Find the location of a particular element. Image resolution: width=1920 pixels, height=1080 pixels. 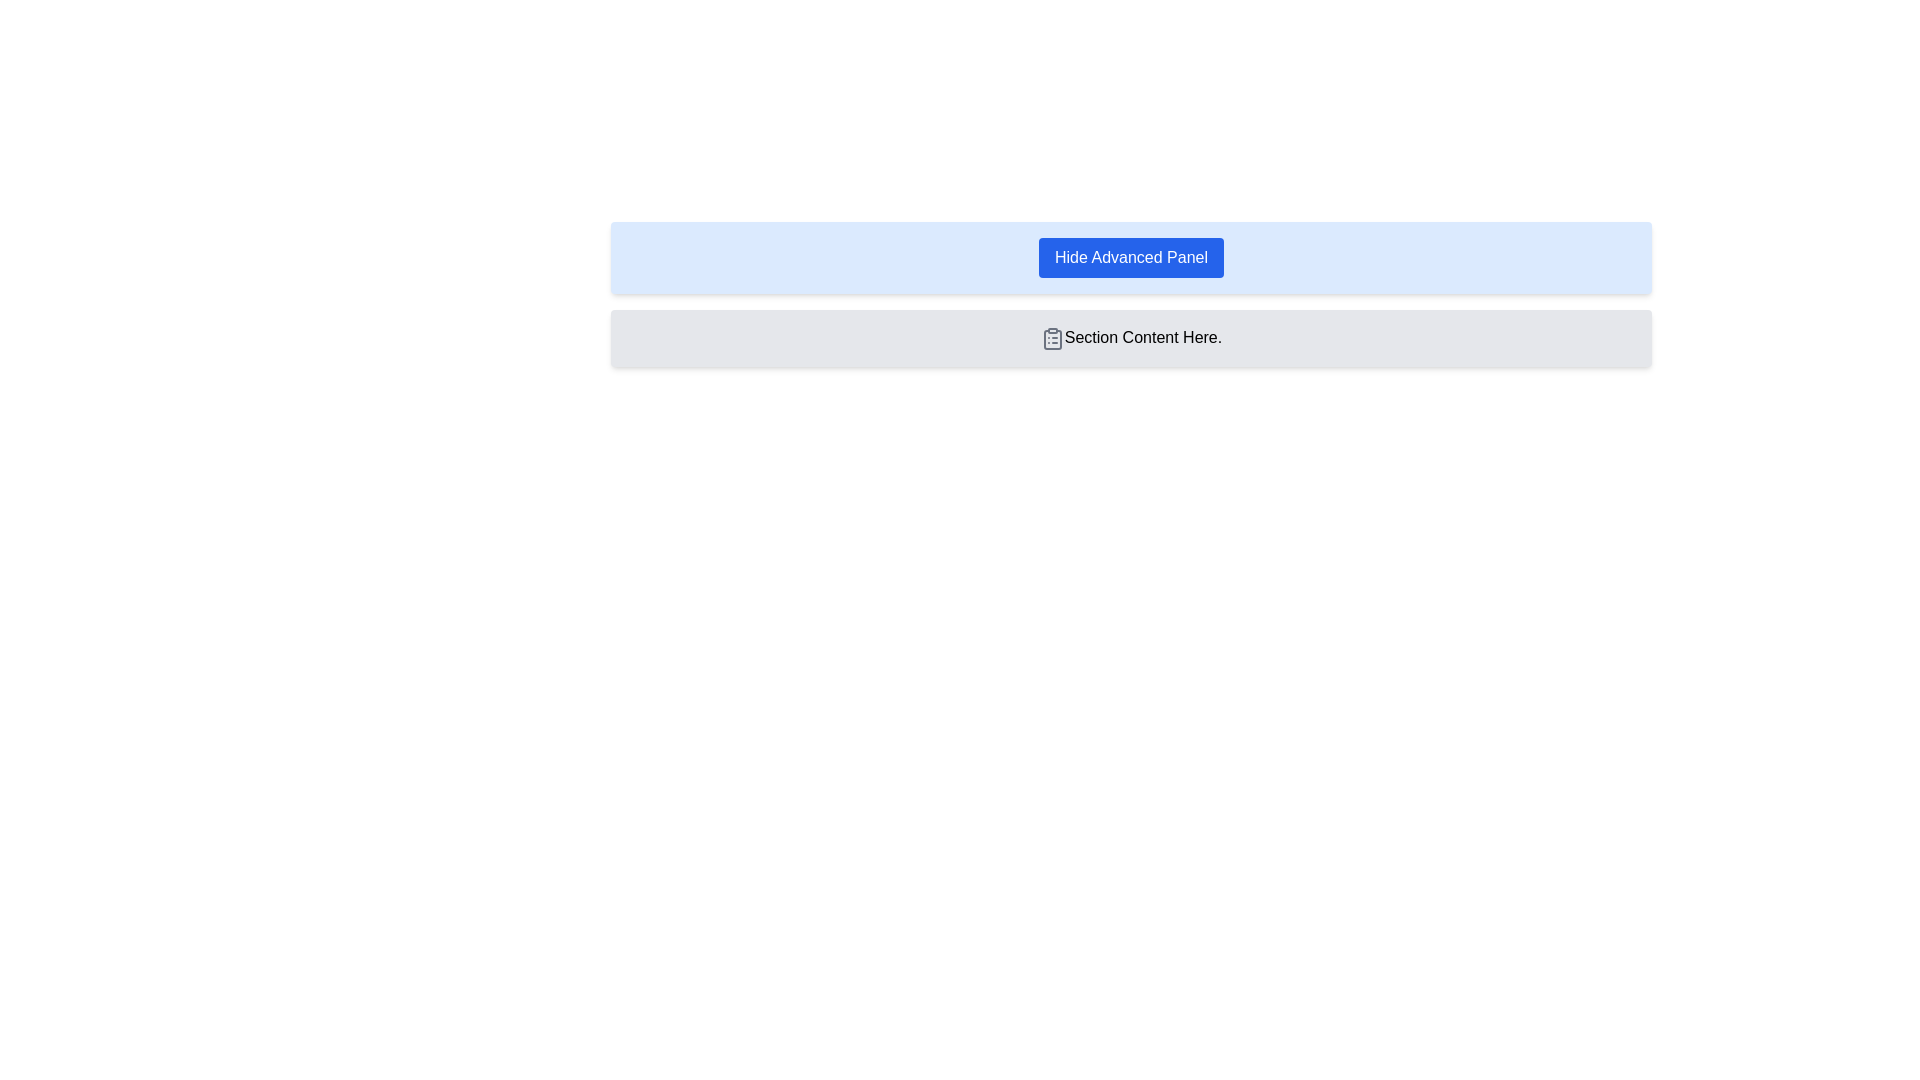

the rectangular button labeled 'Hide Advanced Panel' with a blue background is located at coordinates (1131, 257).